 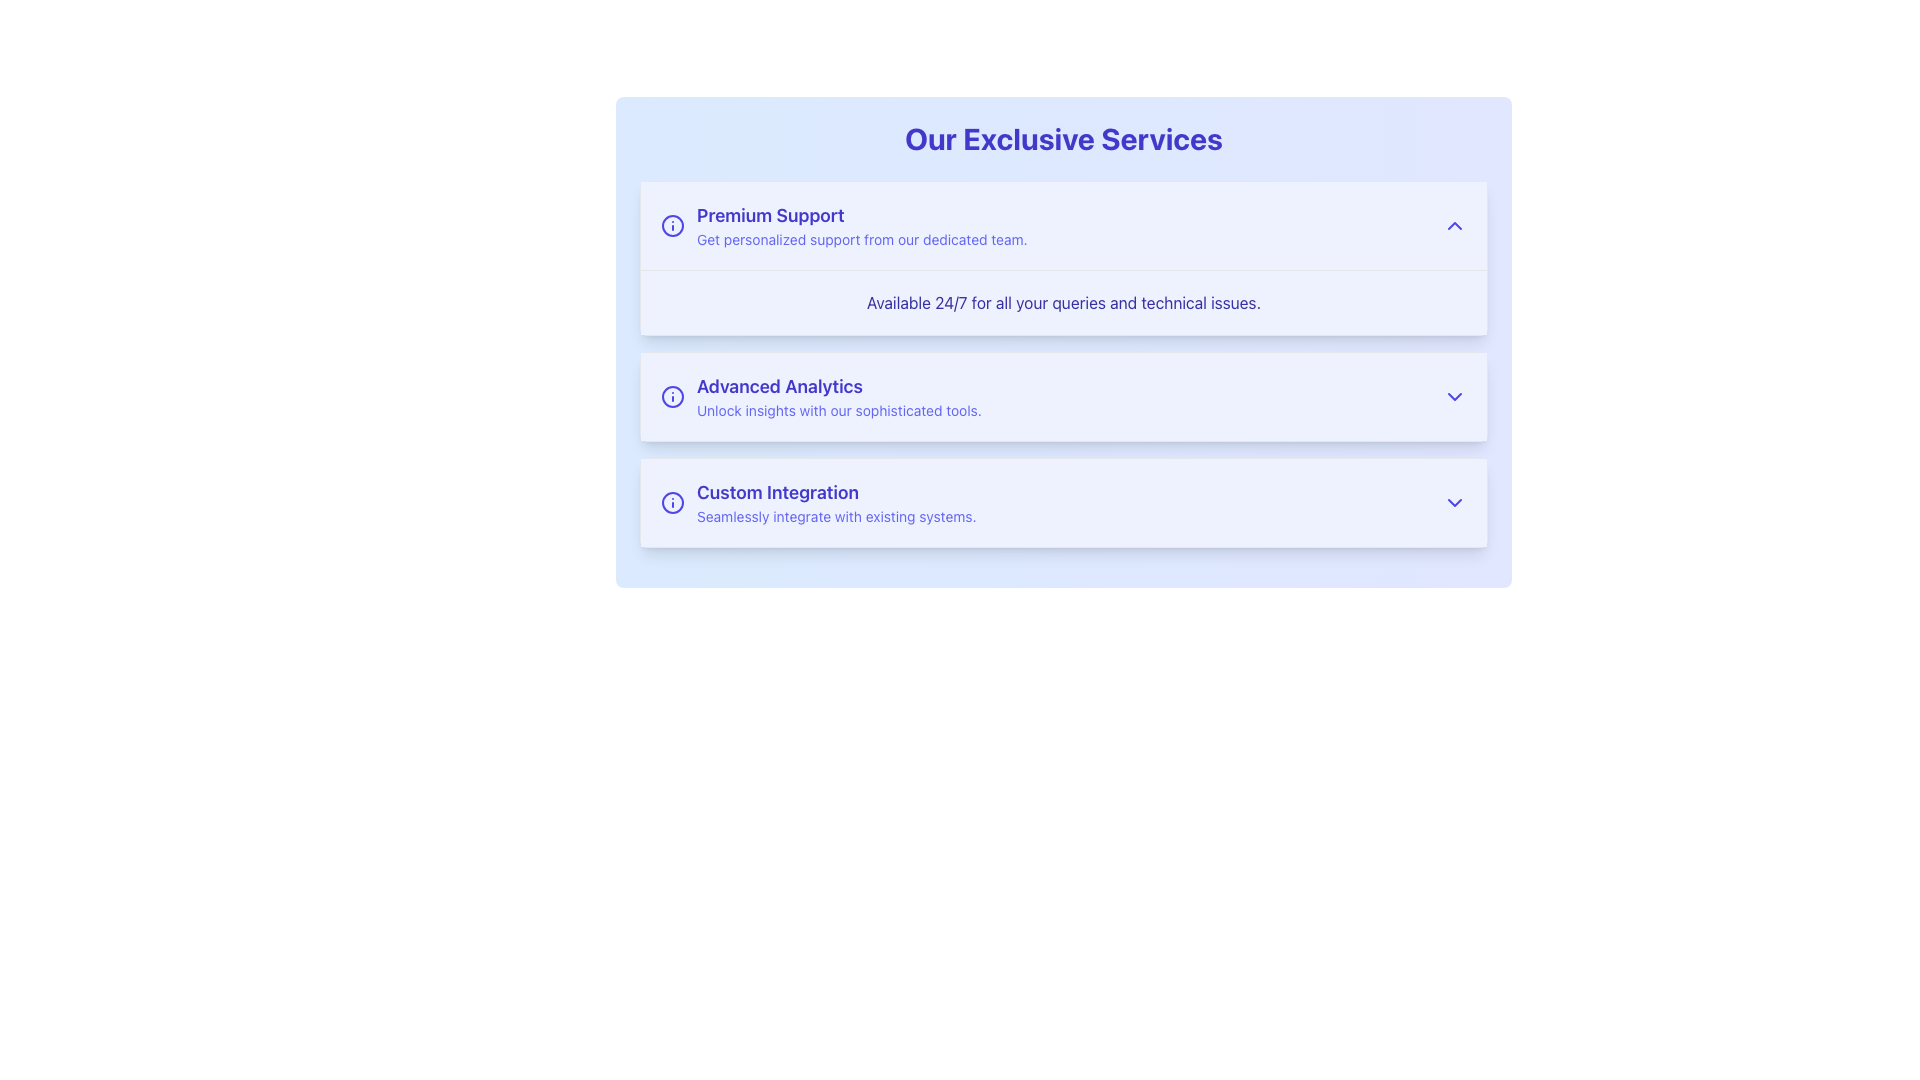 I want to click on the Informational Text with Icon element labeled 'Advanced Analytics' that is centrally located in the second panel under 'Our Exclusive Services', so click(x=821, y=397).